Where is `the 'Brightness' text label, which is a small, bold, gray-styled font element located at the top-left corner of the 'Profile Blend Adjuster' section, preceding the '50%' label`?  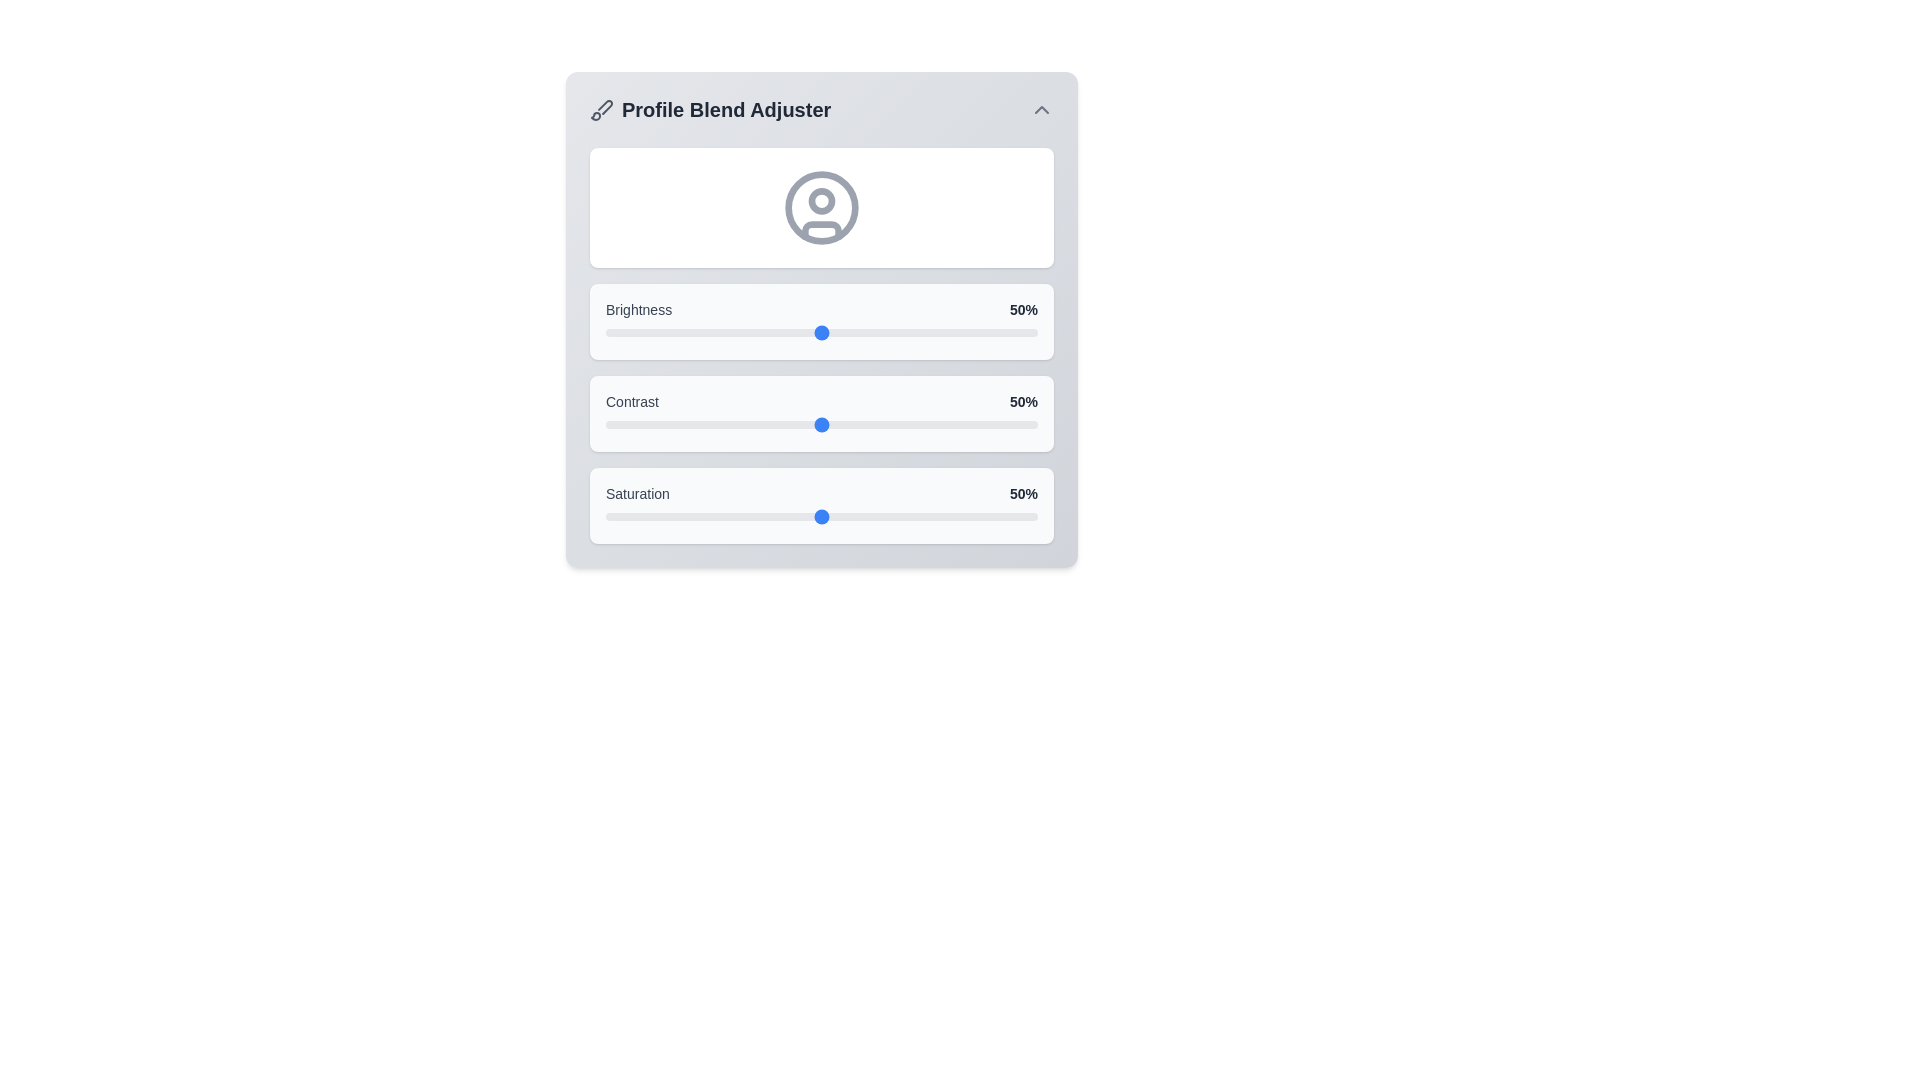
the 'Brightness' text label, which is a small, bold, gray-styled font element located at the top-left corner of the 'Profile Blend Adjuster' section, preceding the '50%' label is located at coordinates (638, 309).